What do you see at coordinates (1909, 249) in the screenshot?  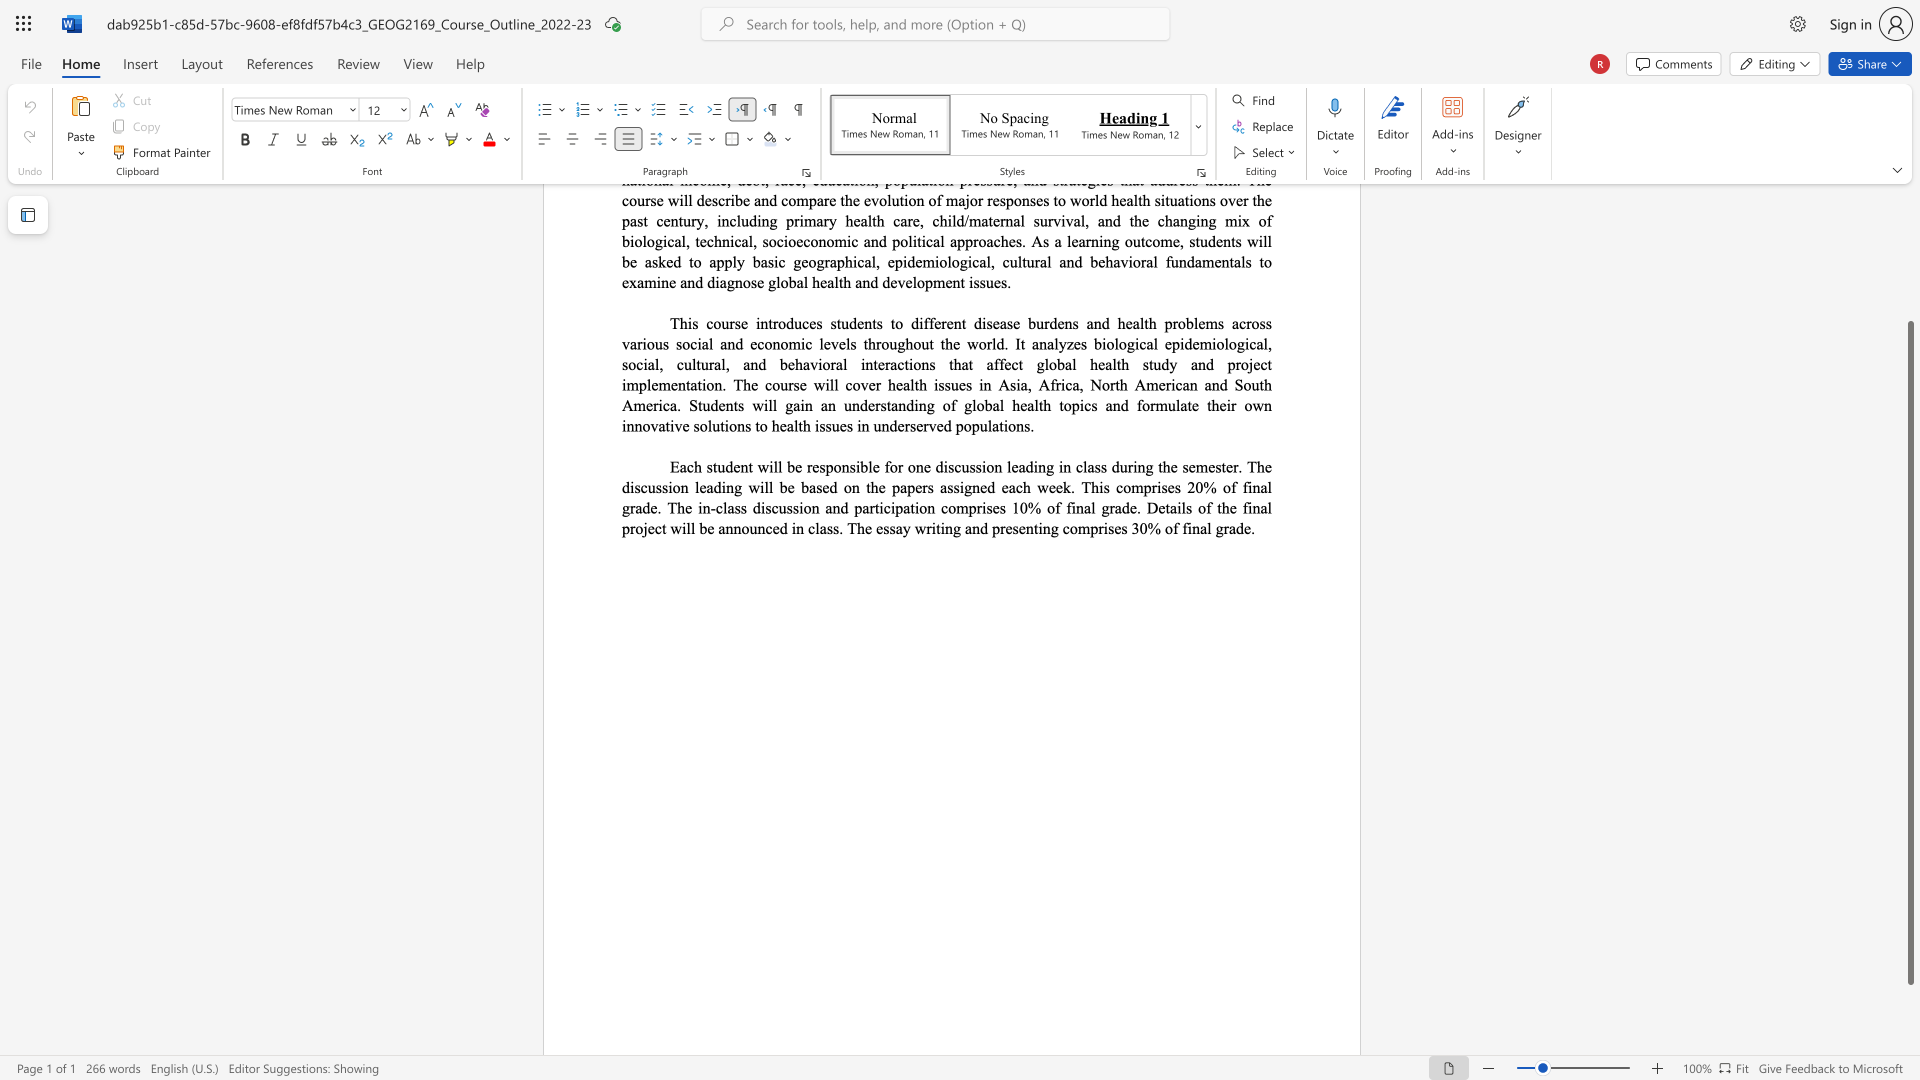 I see `the scrollbar` at bounding box center [1909, 249].